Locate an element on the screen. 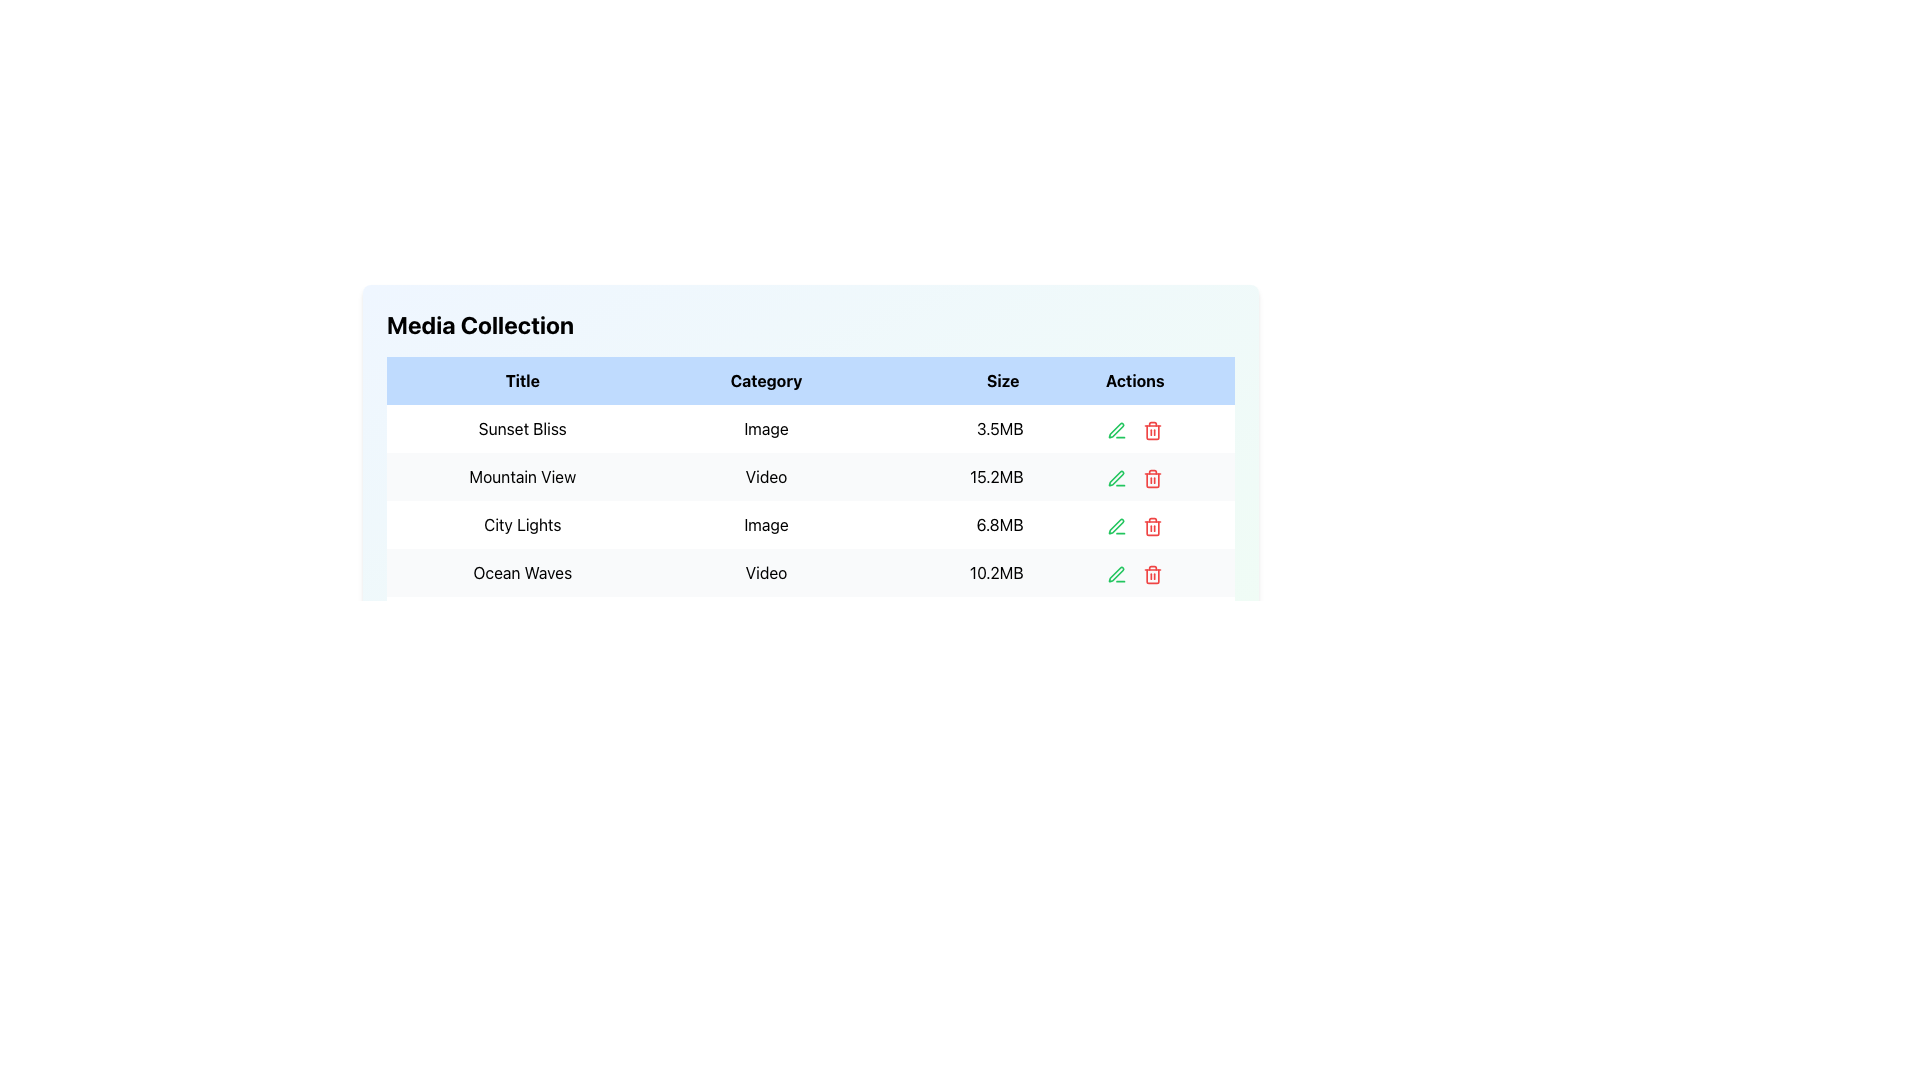 This screenshot has width=1920, height=1080. the small green pen icon associated with the edit action, located in the fourth column labeled 'Actions' in the second row of the table, adjacent to the 'Mountain View' entry under 'Title' is located at coordinates (1116, 477).